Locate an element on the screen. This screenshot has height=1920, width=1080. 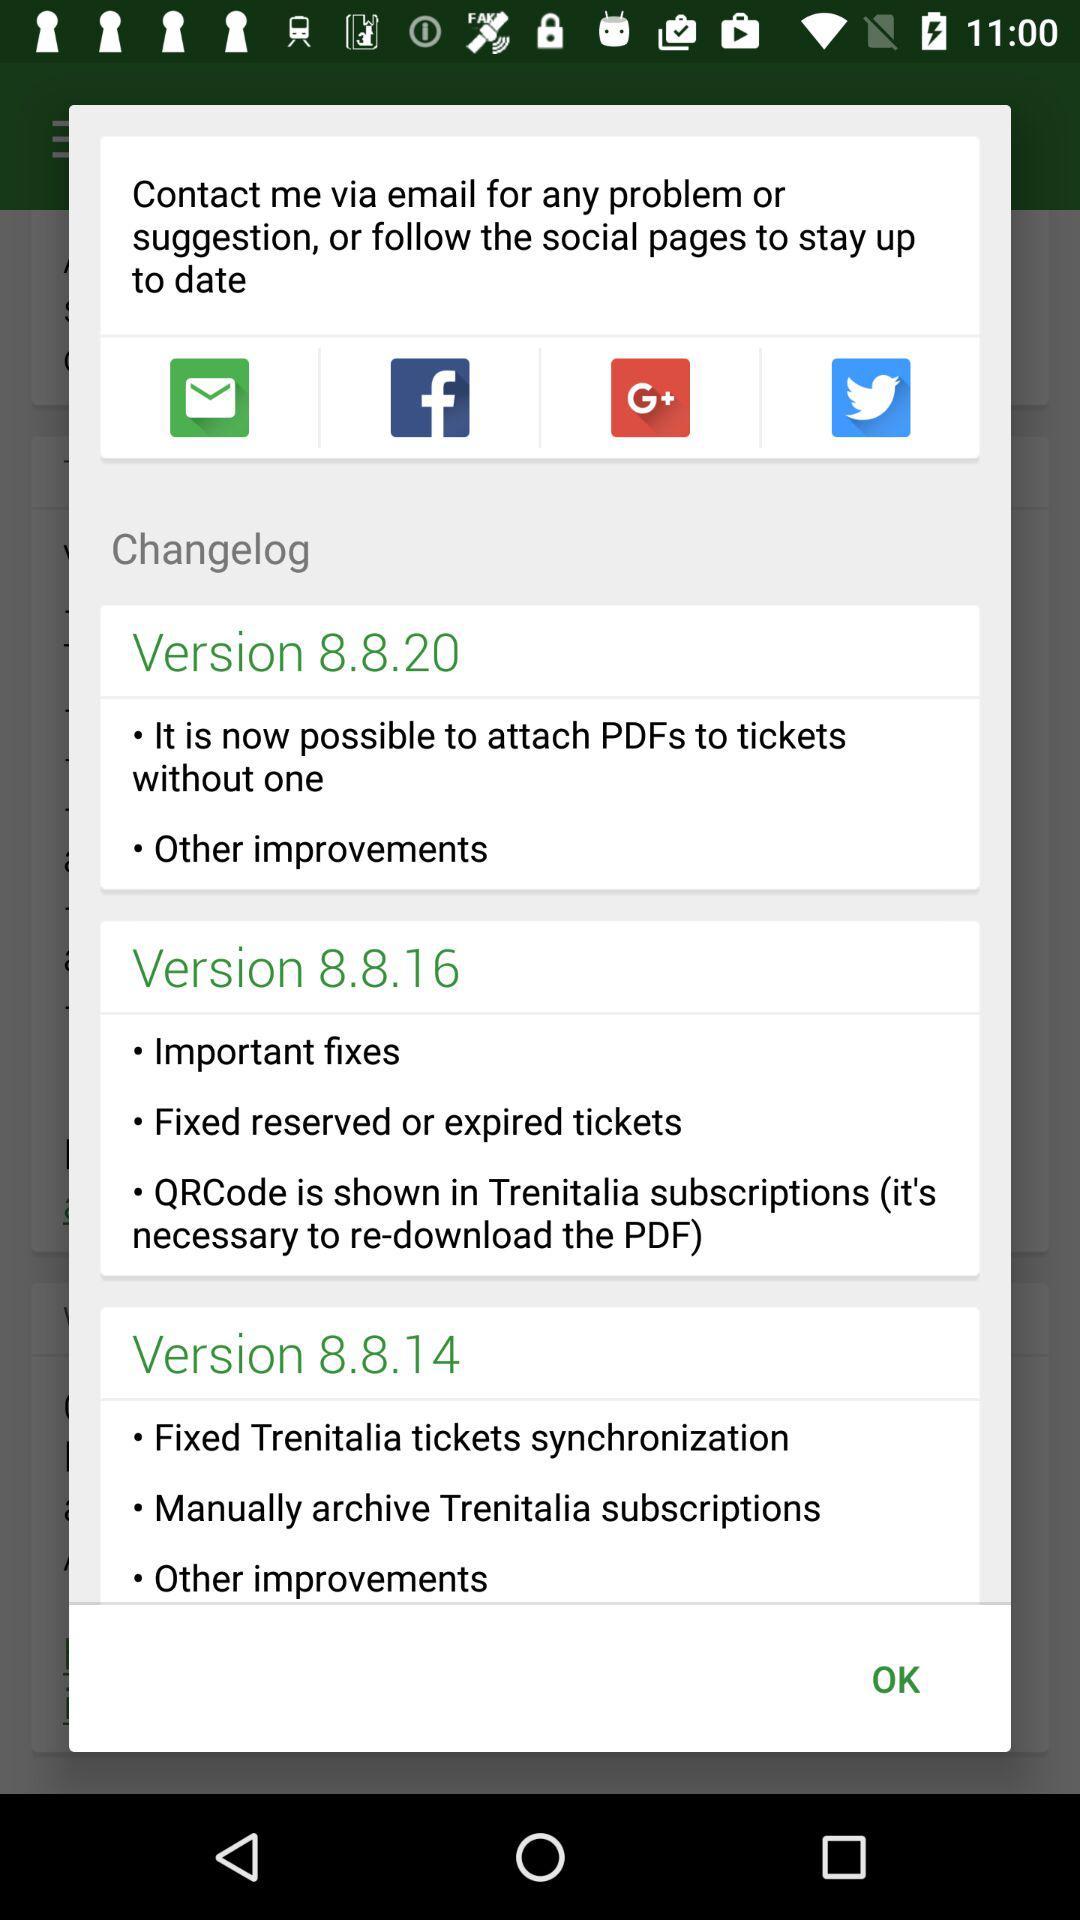
the ok icon is located at coordinates (894, 1678).